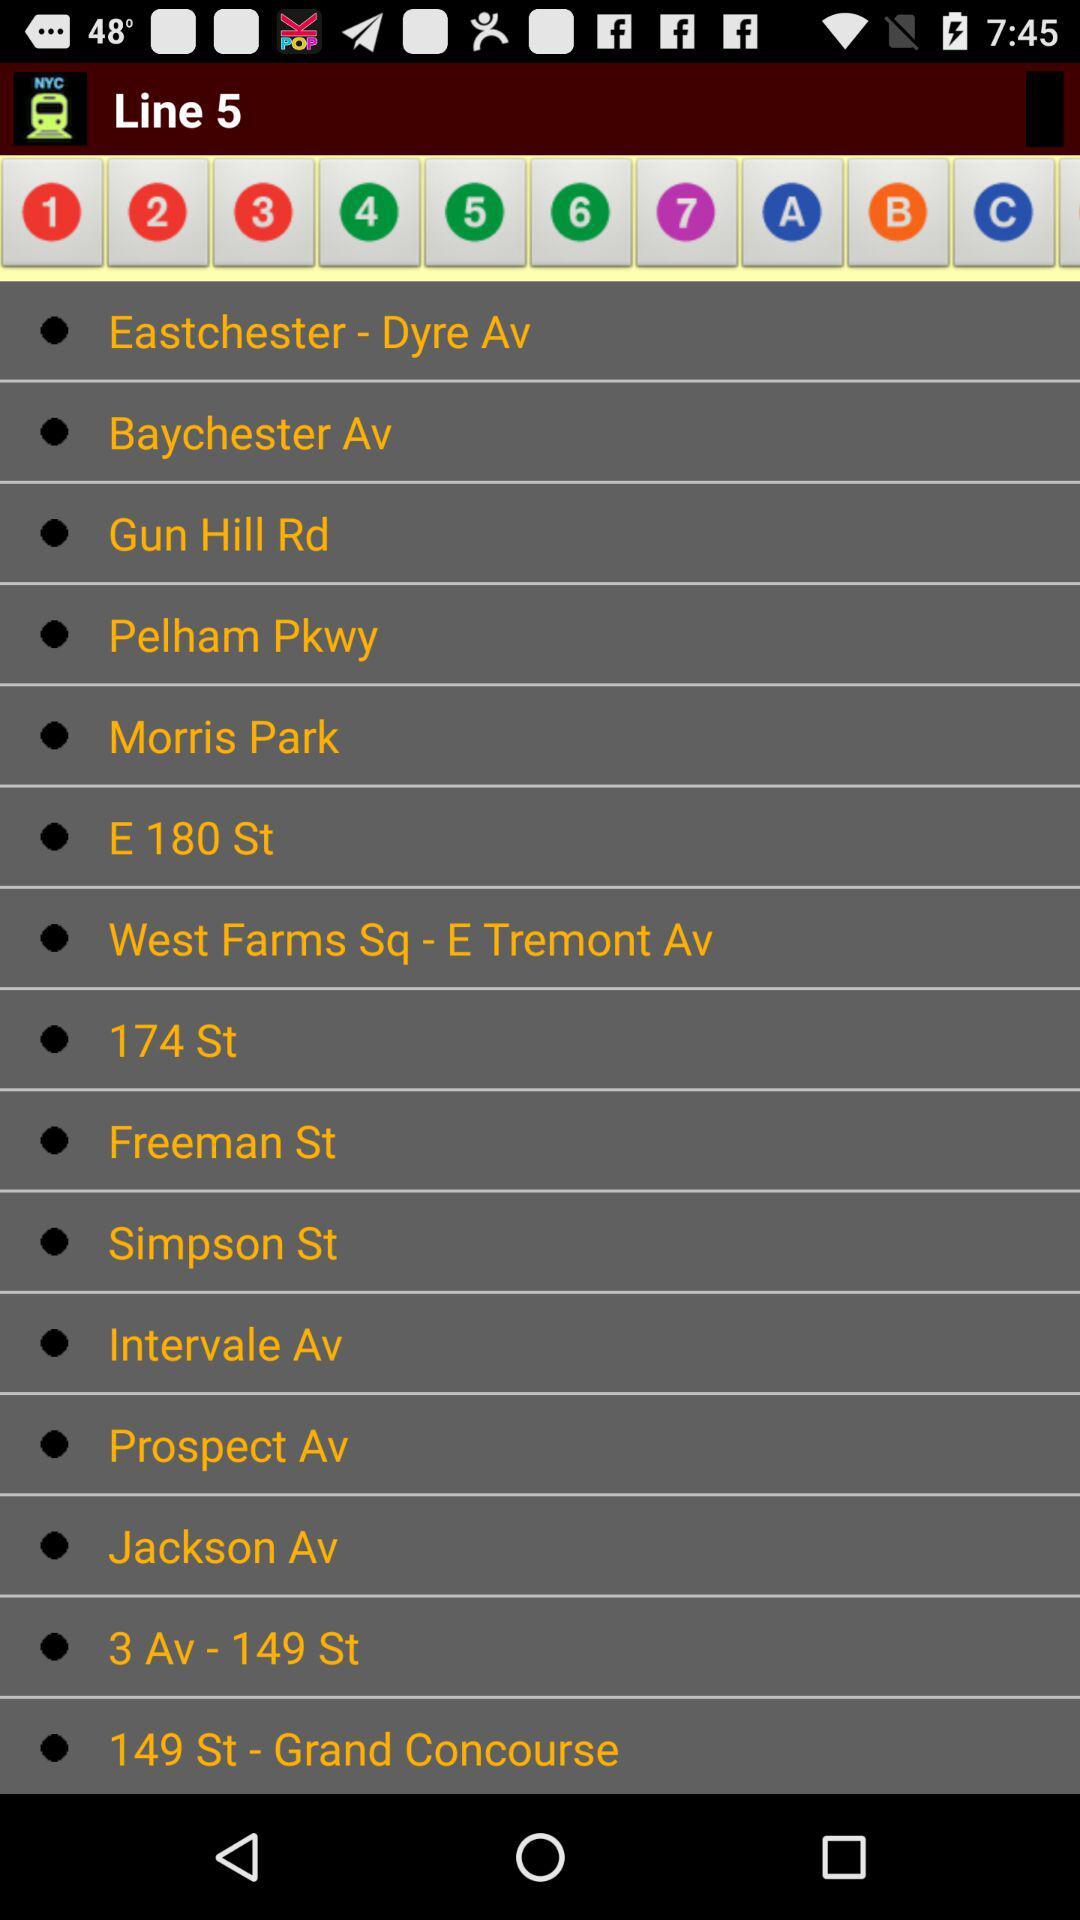 The width and height of the screenshot is (1080, 1920). Describe the element at coordinates (475, 233) in the screenshot. I see `the add icon` at that location.